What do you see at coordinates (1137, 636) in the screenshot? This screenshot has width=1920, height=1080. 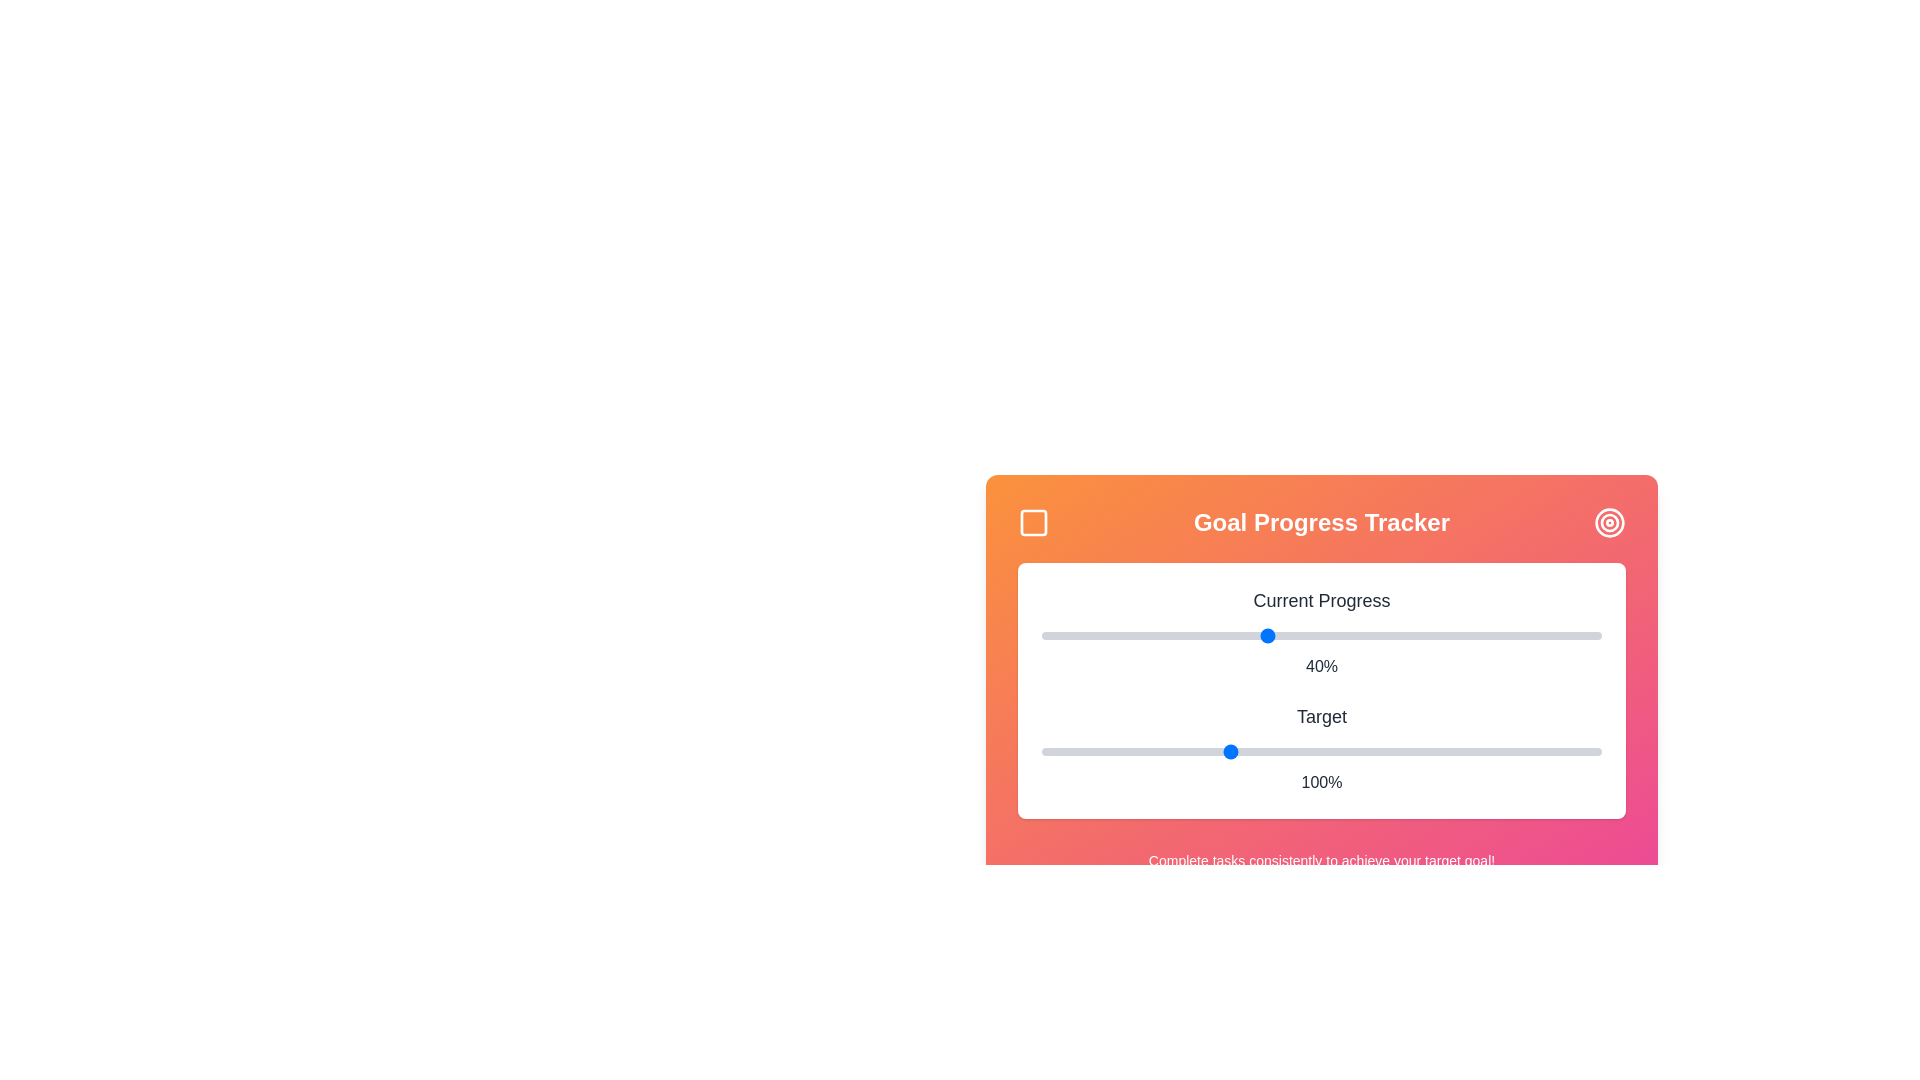 I see `the 'Current Progress' slider to 17%` at bounding box center [1137, 636].